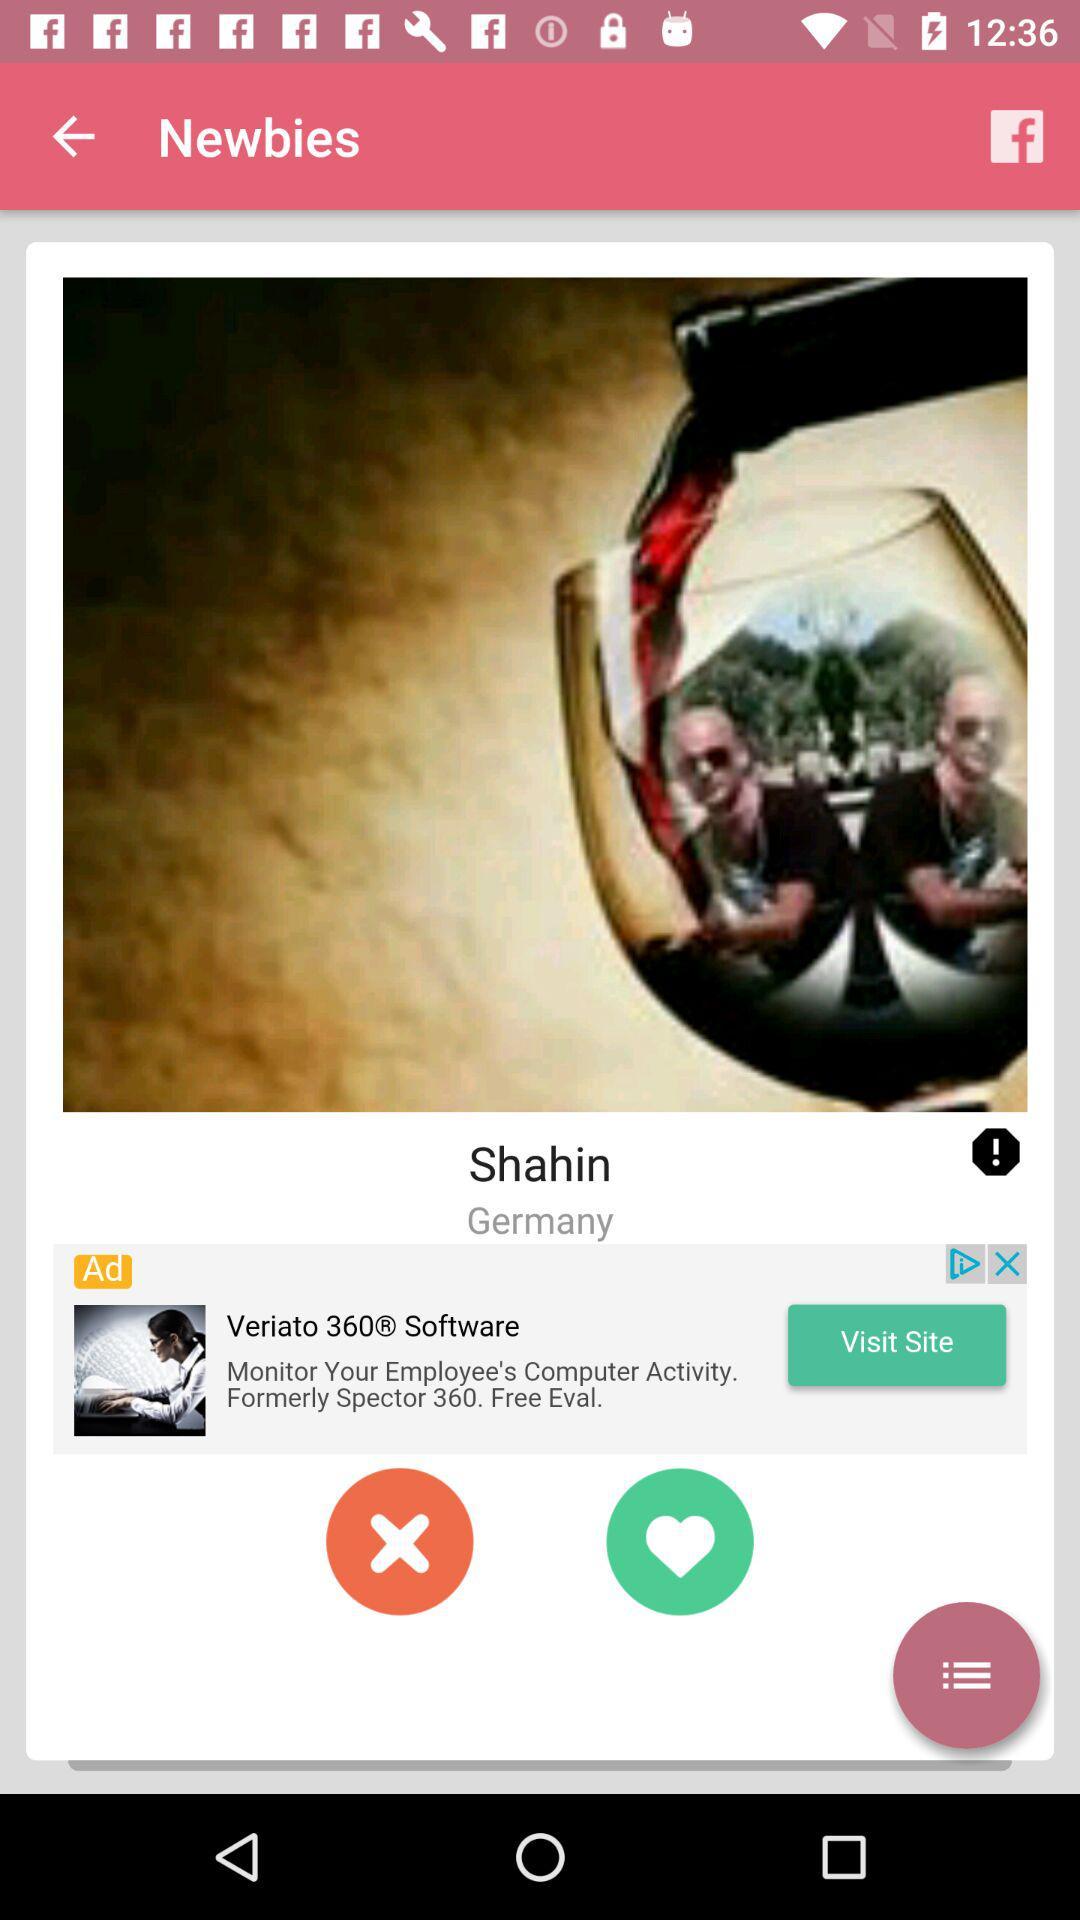 The width and height of the screenshot is (1080, 1920). I want to click on information, so click(995, 1152).